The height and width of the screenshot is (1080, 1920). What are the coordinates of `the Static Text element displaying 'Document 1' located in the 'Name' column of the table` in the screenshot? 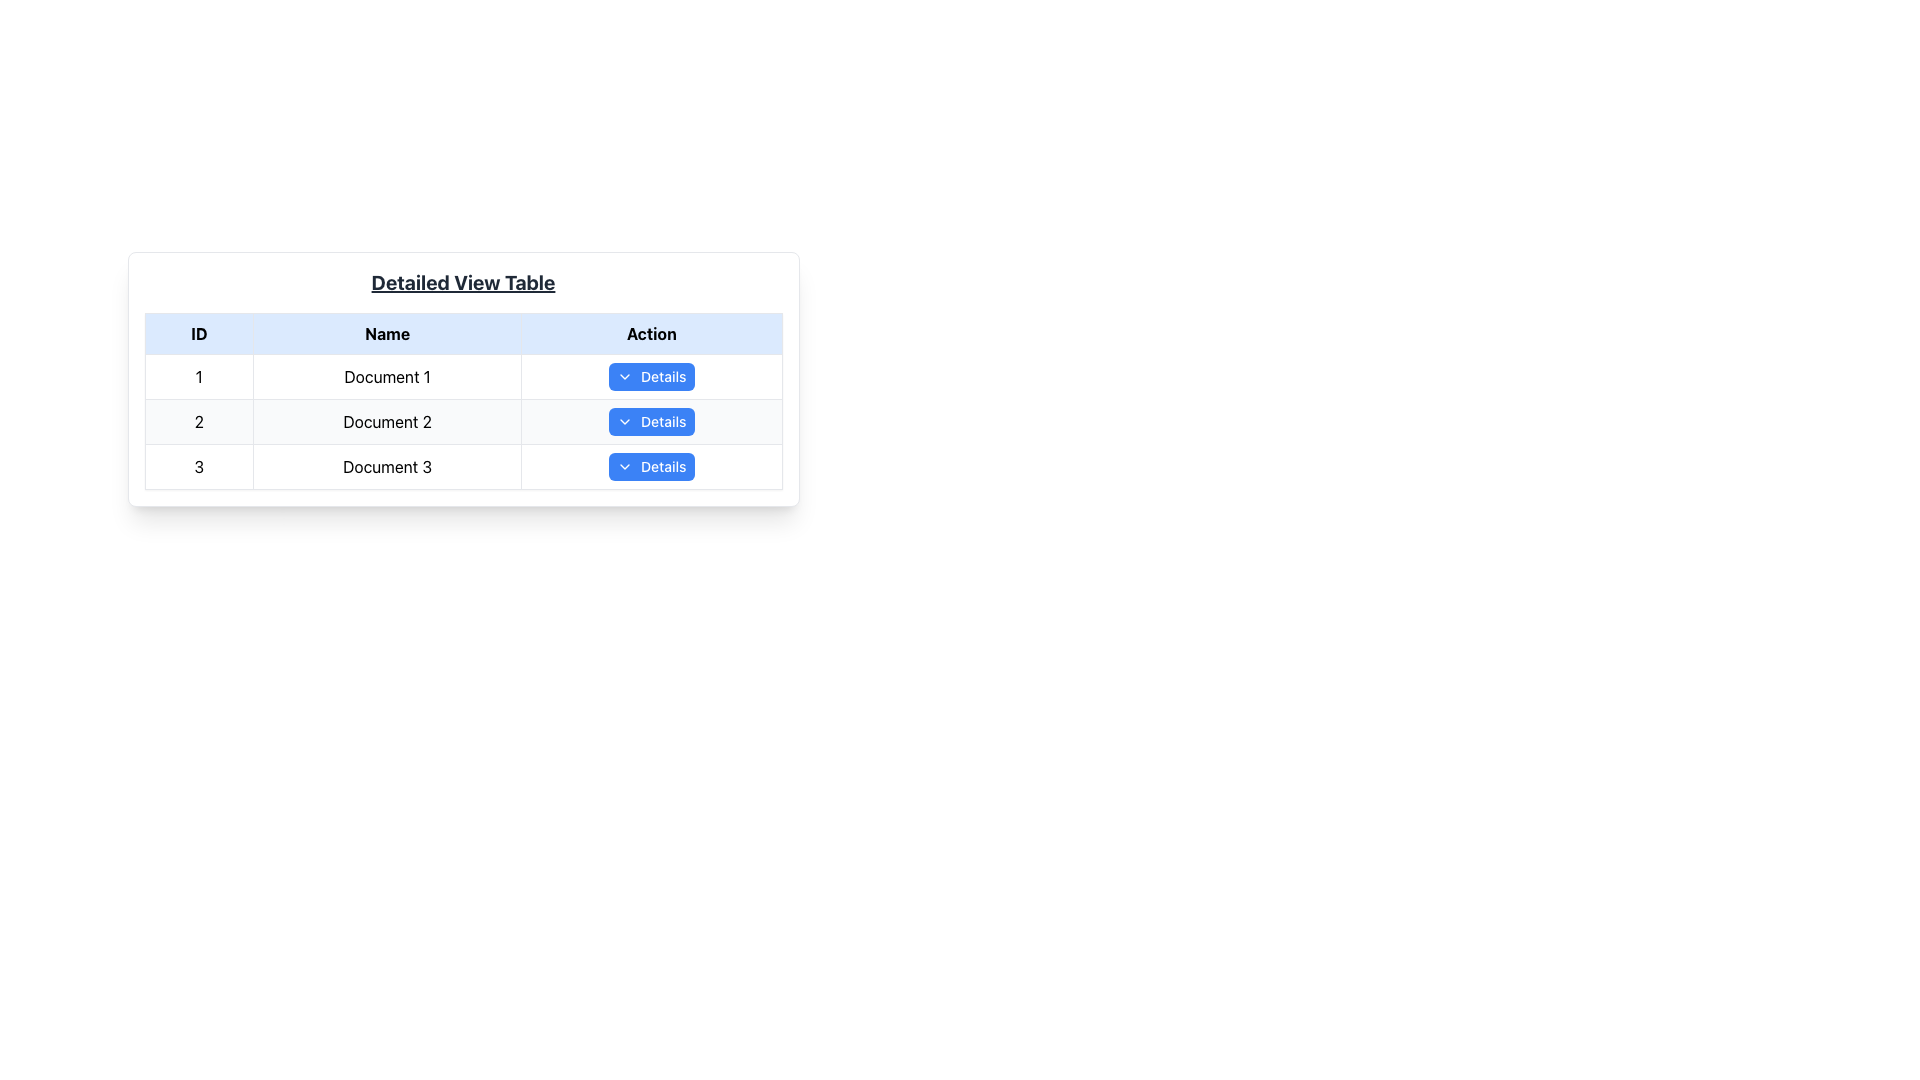 It's located at (387, 377).